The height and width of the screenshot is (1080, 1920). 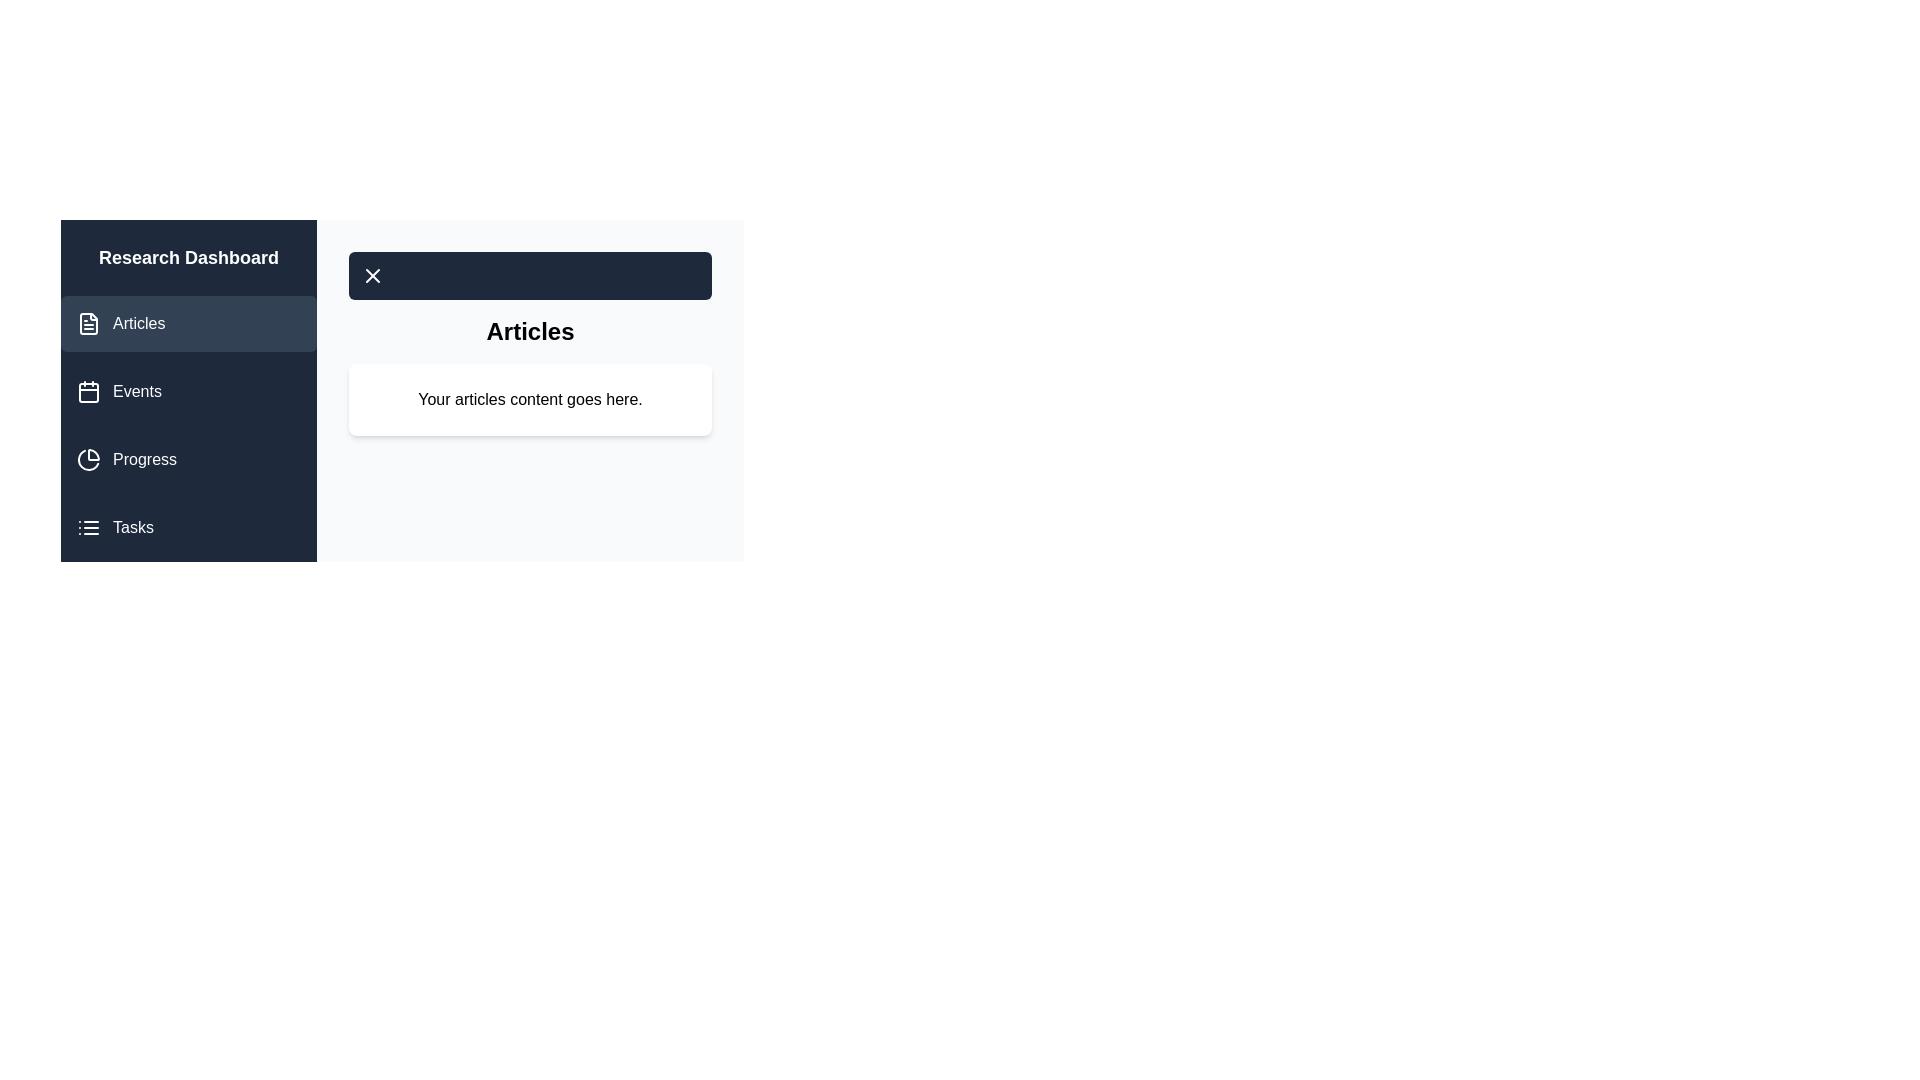 What do you see at coordinates (188, 459) in the screenshot?
I see `the Progress section in the sidebar to navigate` at bounding box center [188, 459].